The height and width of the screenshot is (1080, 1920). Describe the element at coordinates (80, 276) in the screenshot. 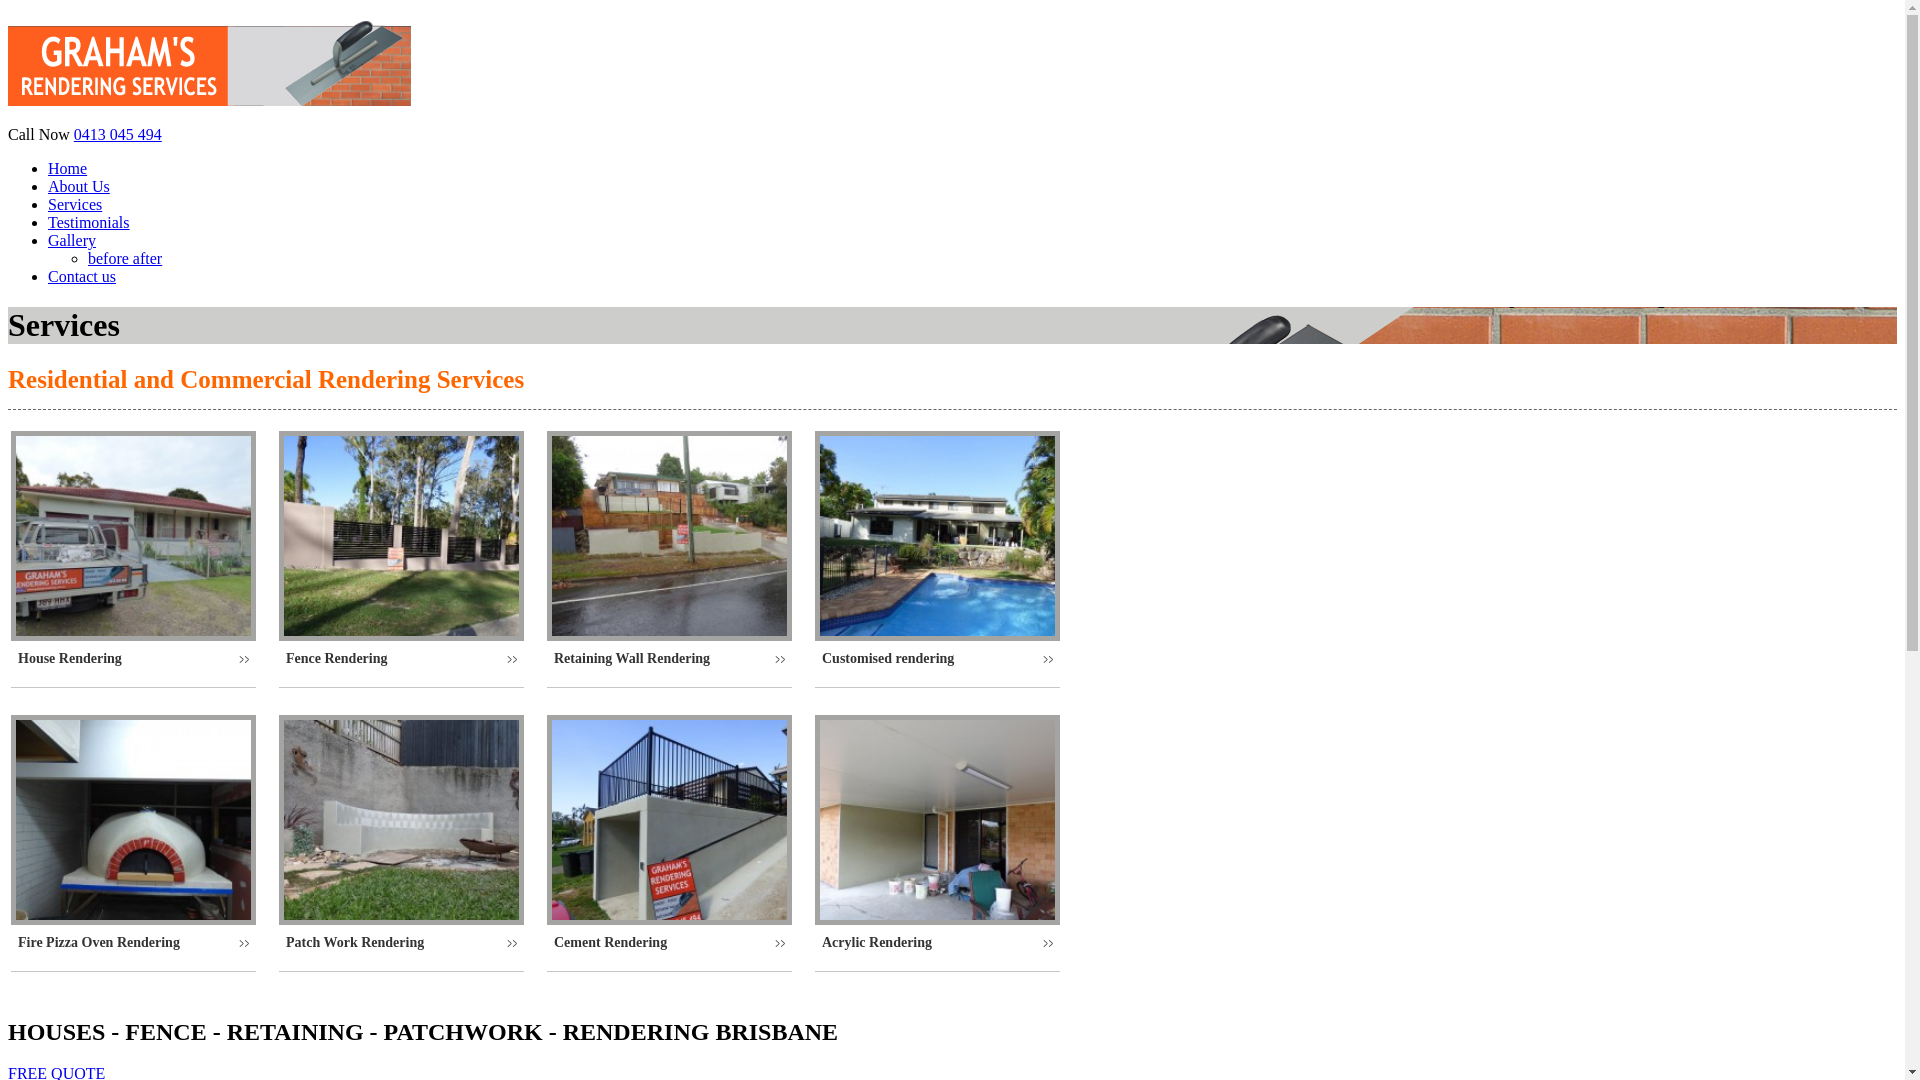

I see `'Contact us'` at that location.